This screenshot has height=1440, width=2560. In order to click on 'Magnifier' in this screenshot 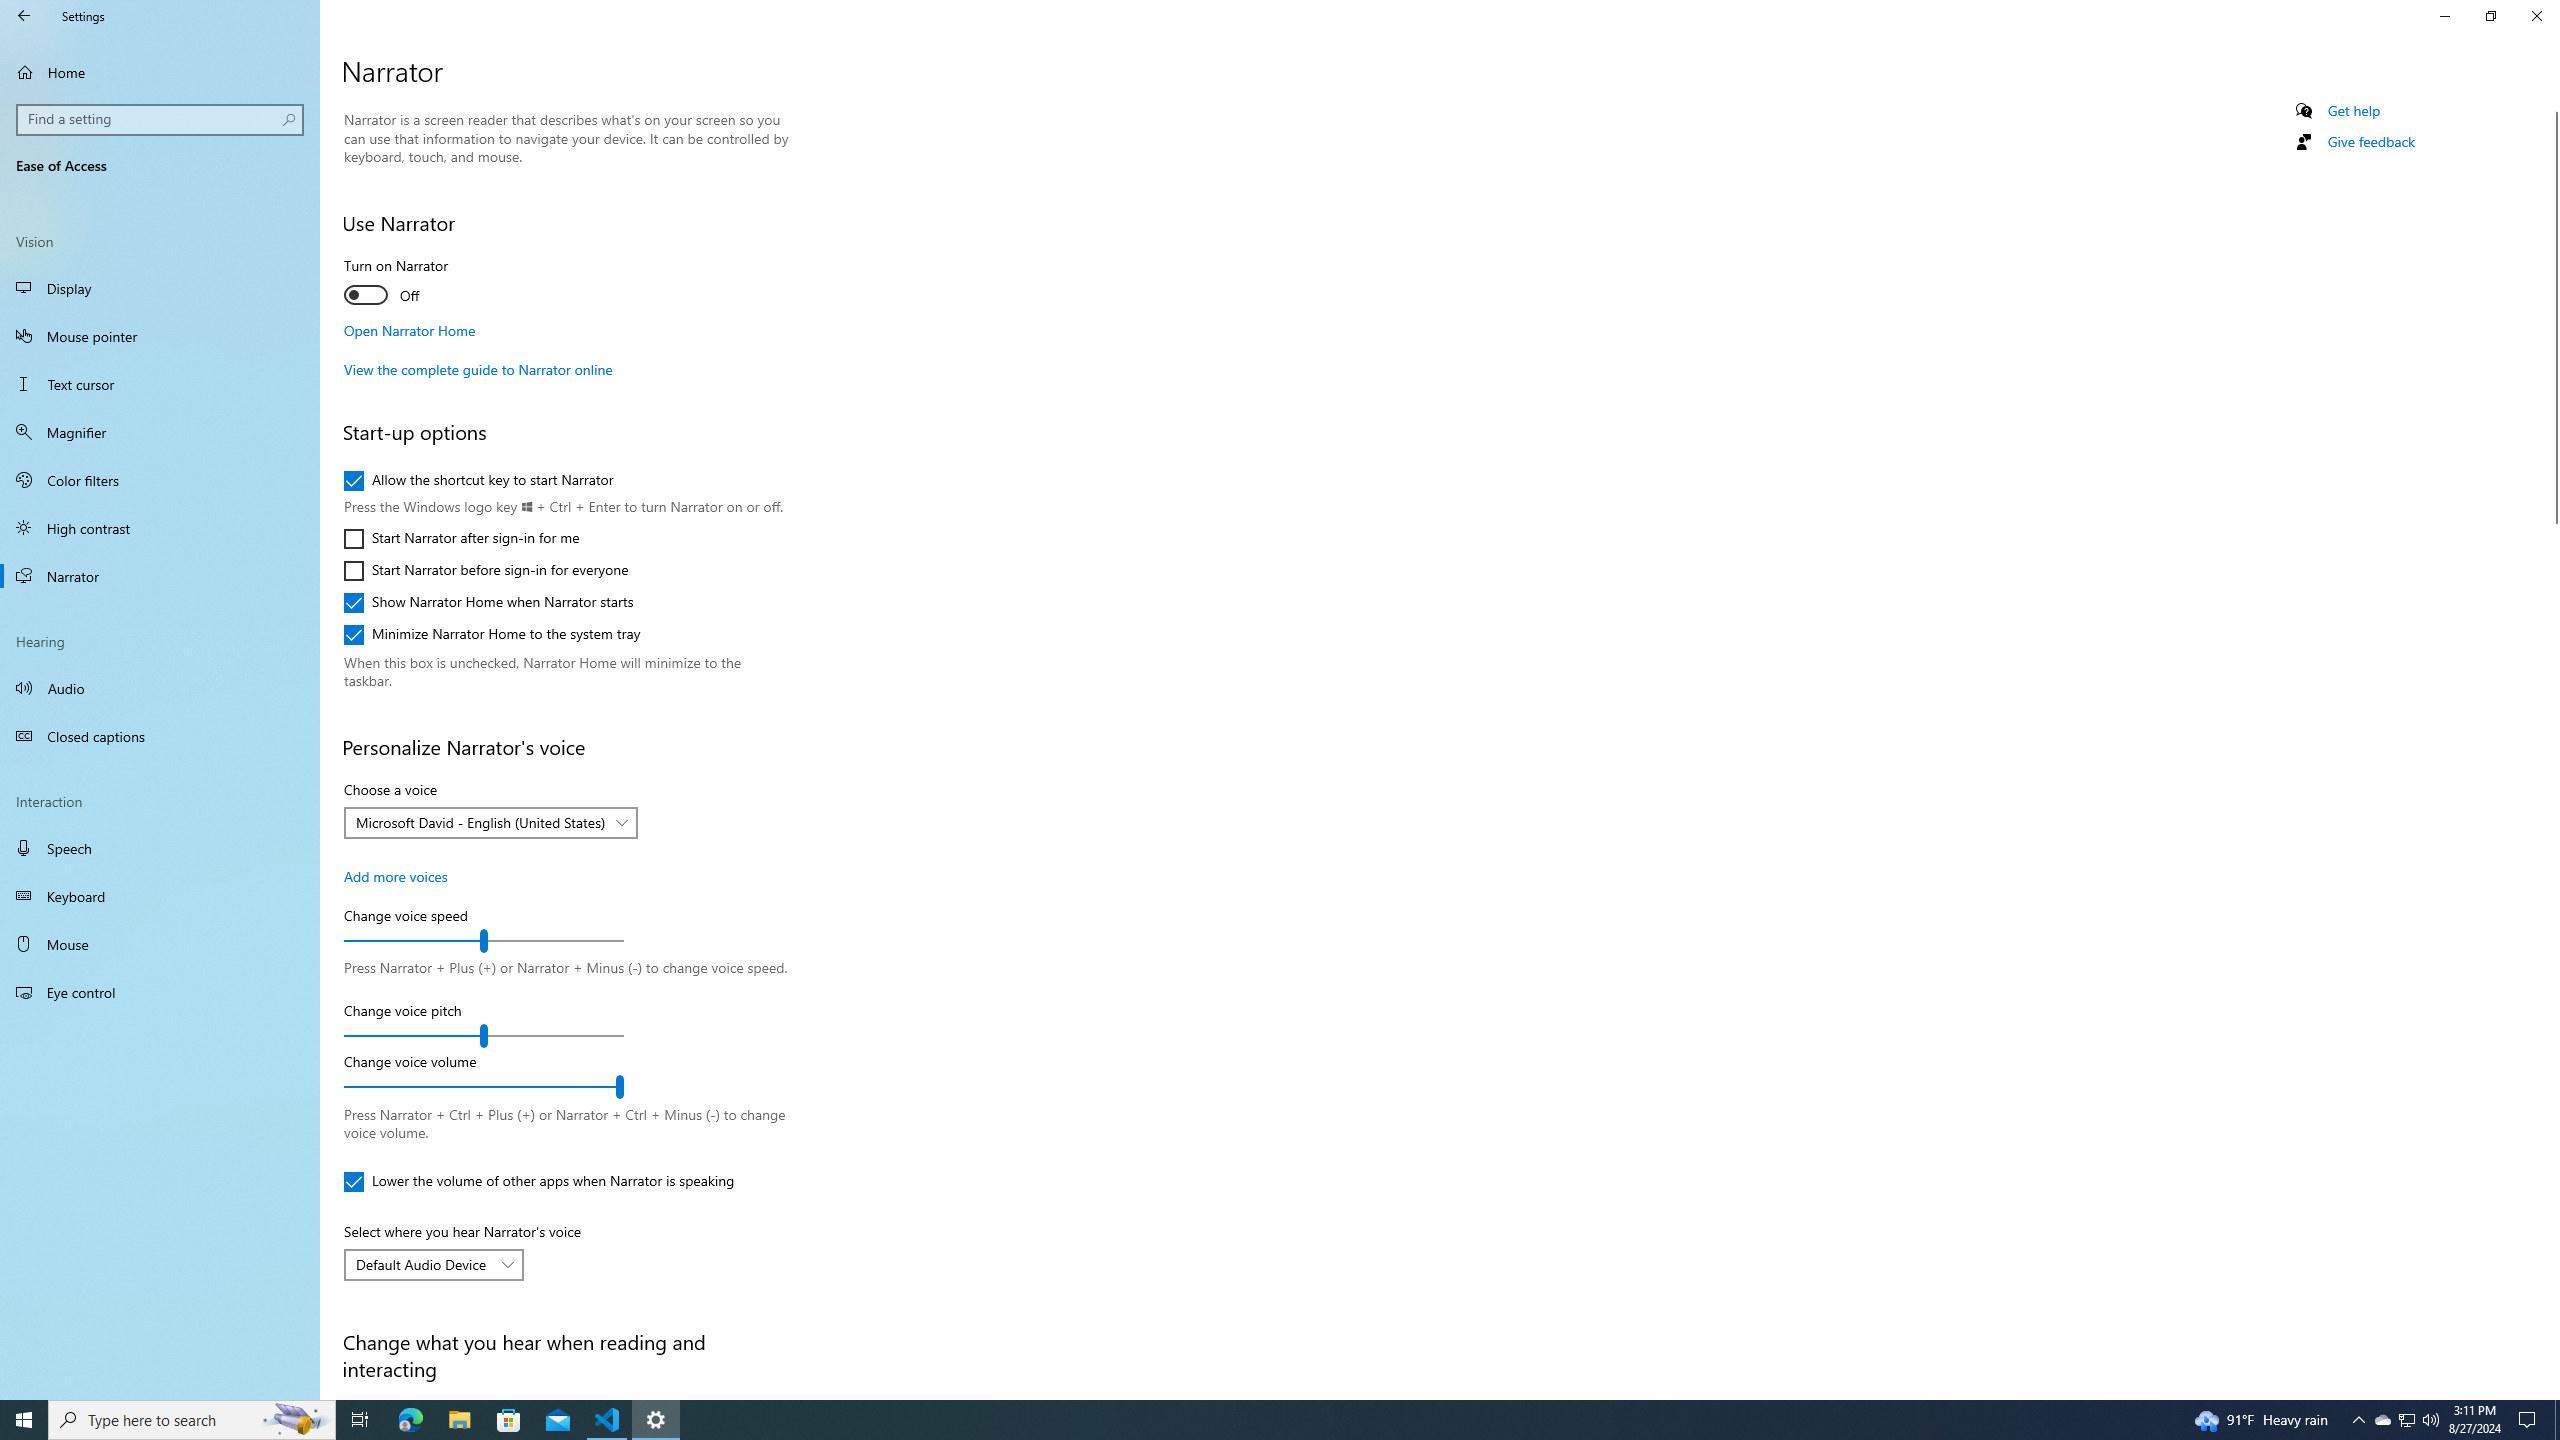, I will do `click(159, 432)`.